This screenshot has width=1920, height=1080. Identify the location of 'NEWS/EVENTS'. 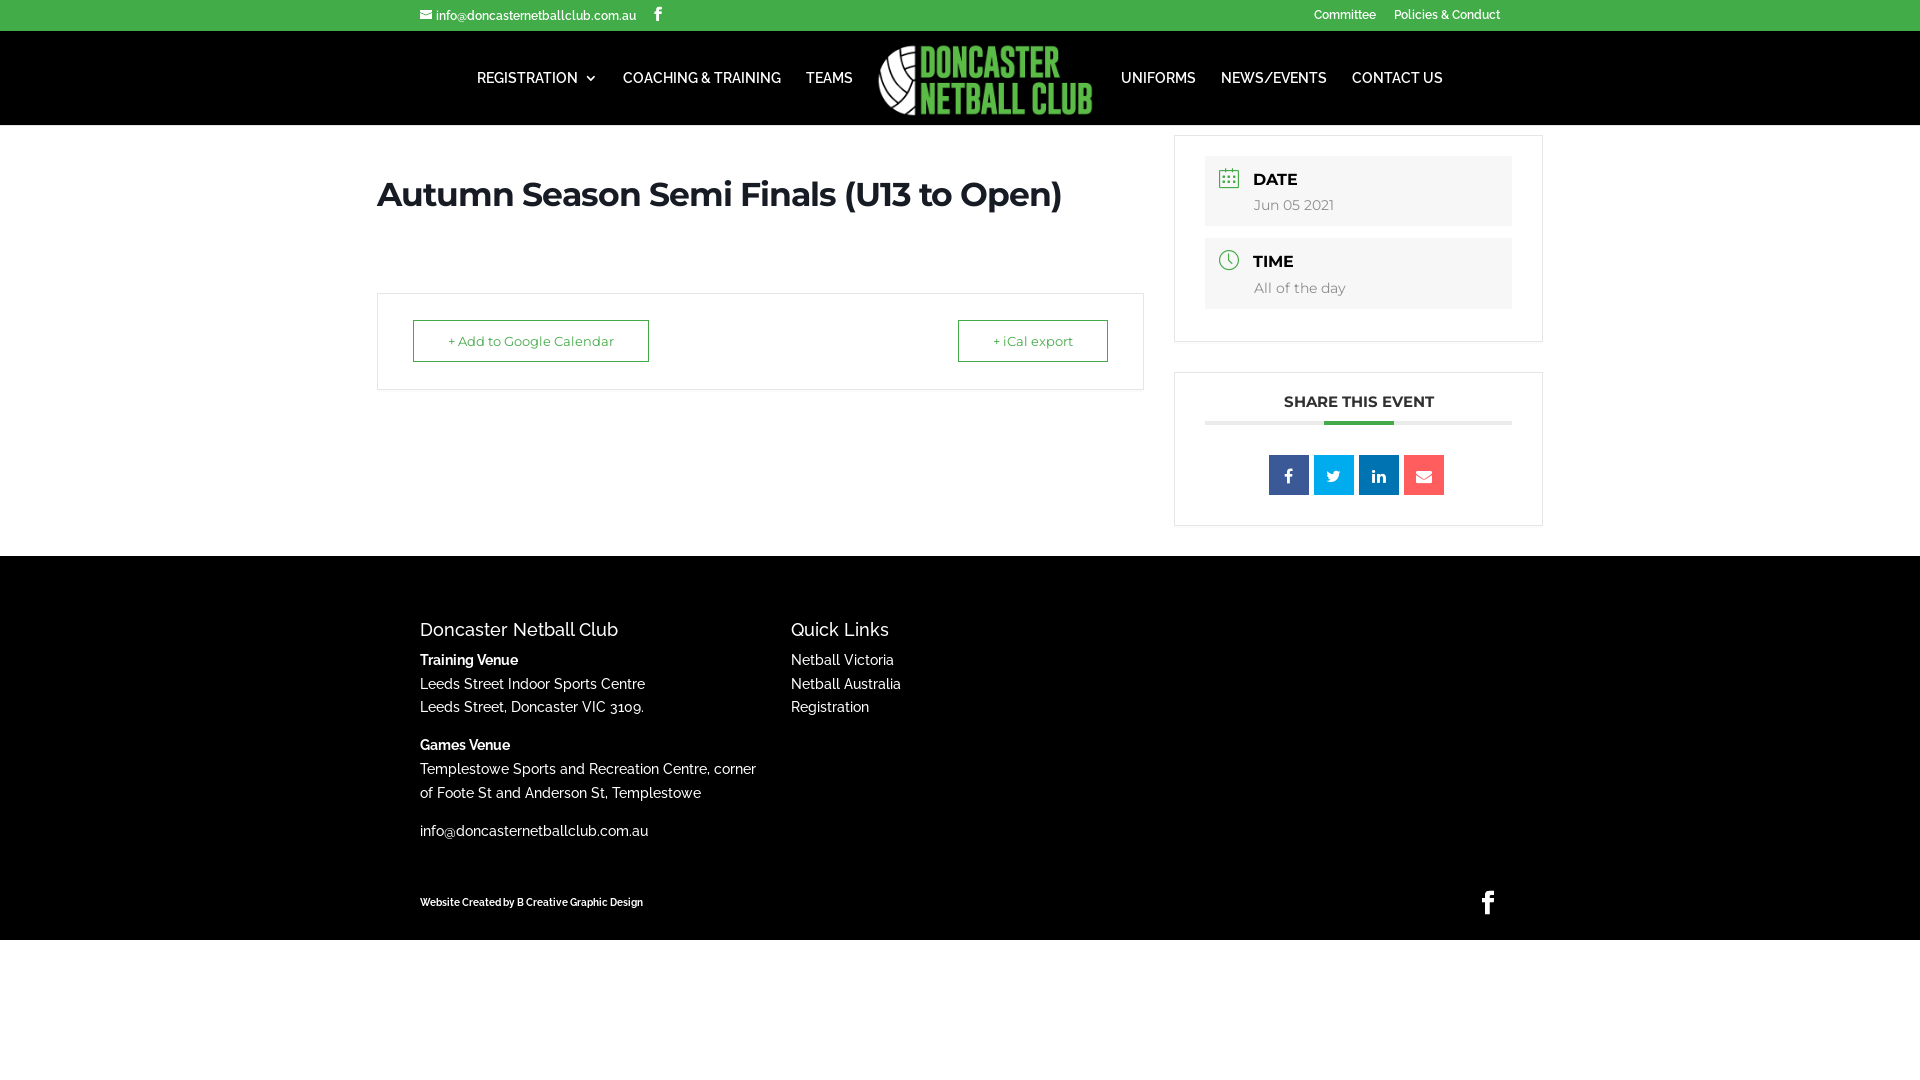
(1272, 97).